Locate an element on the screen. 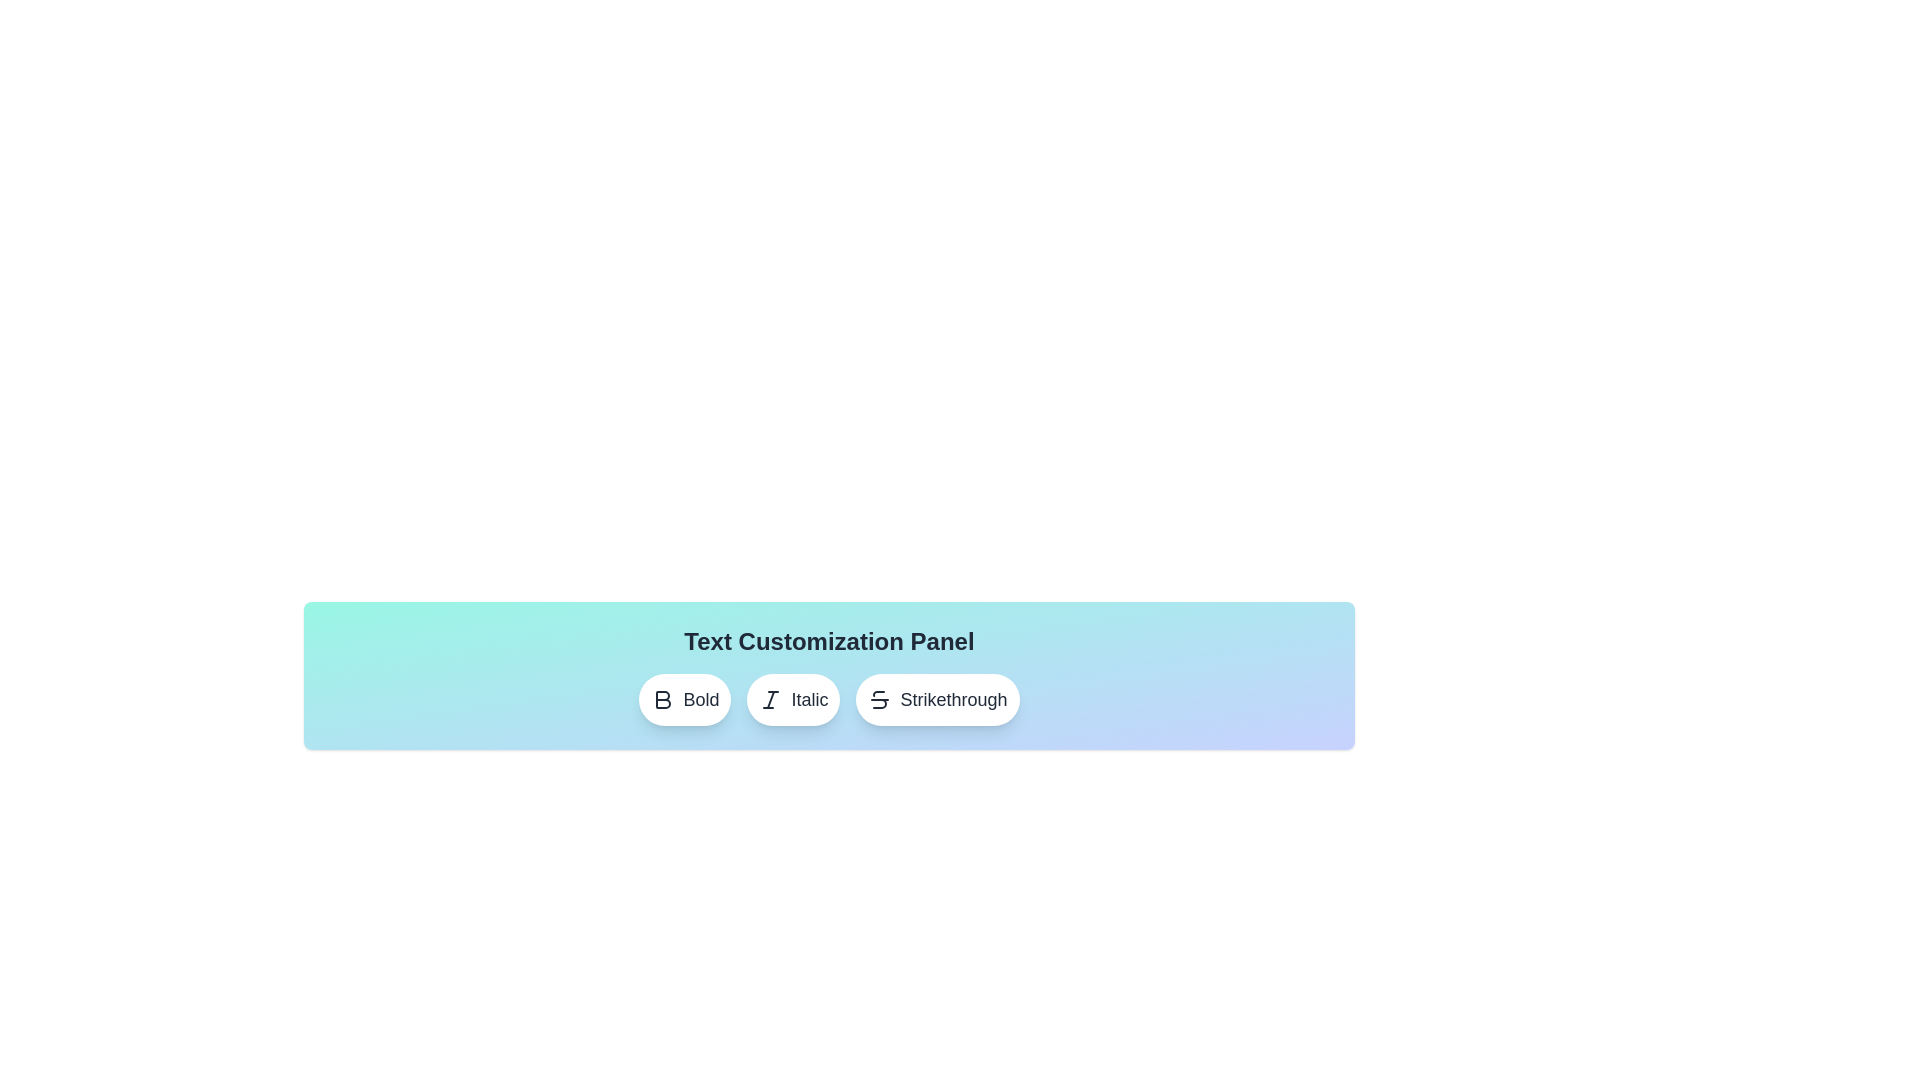  the middle button in the Text Customization Panel to apply italic formatting to the selected text is located at coordinates (829, 698).